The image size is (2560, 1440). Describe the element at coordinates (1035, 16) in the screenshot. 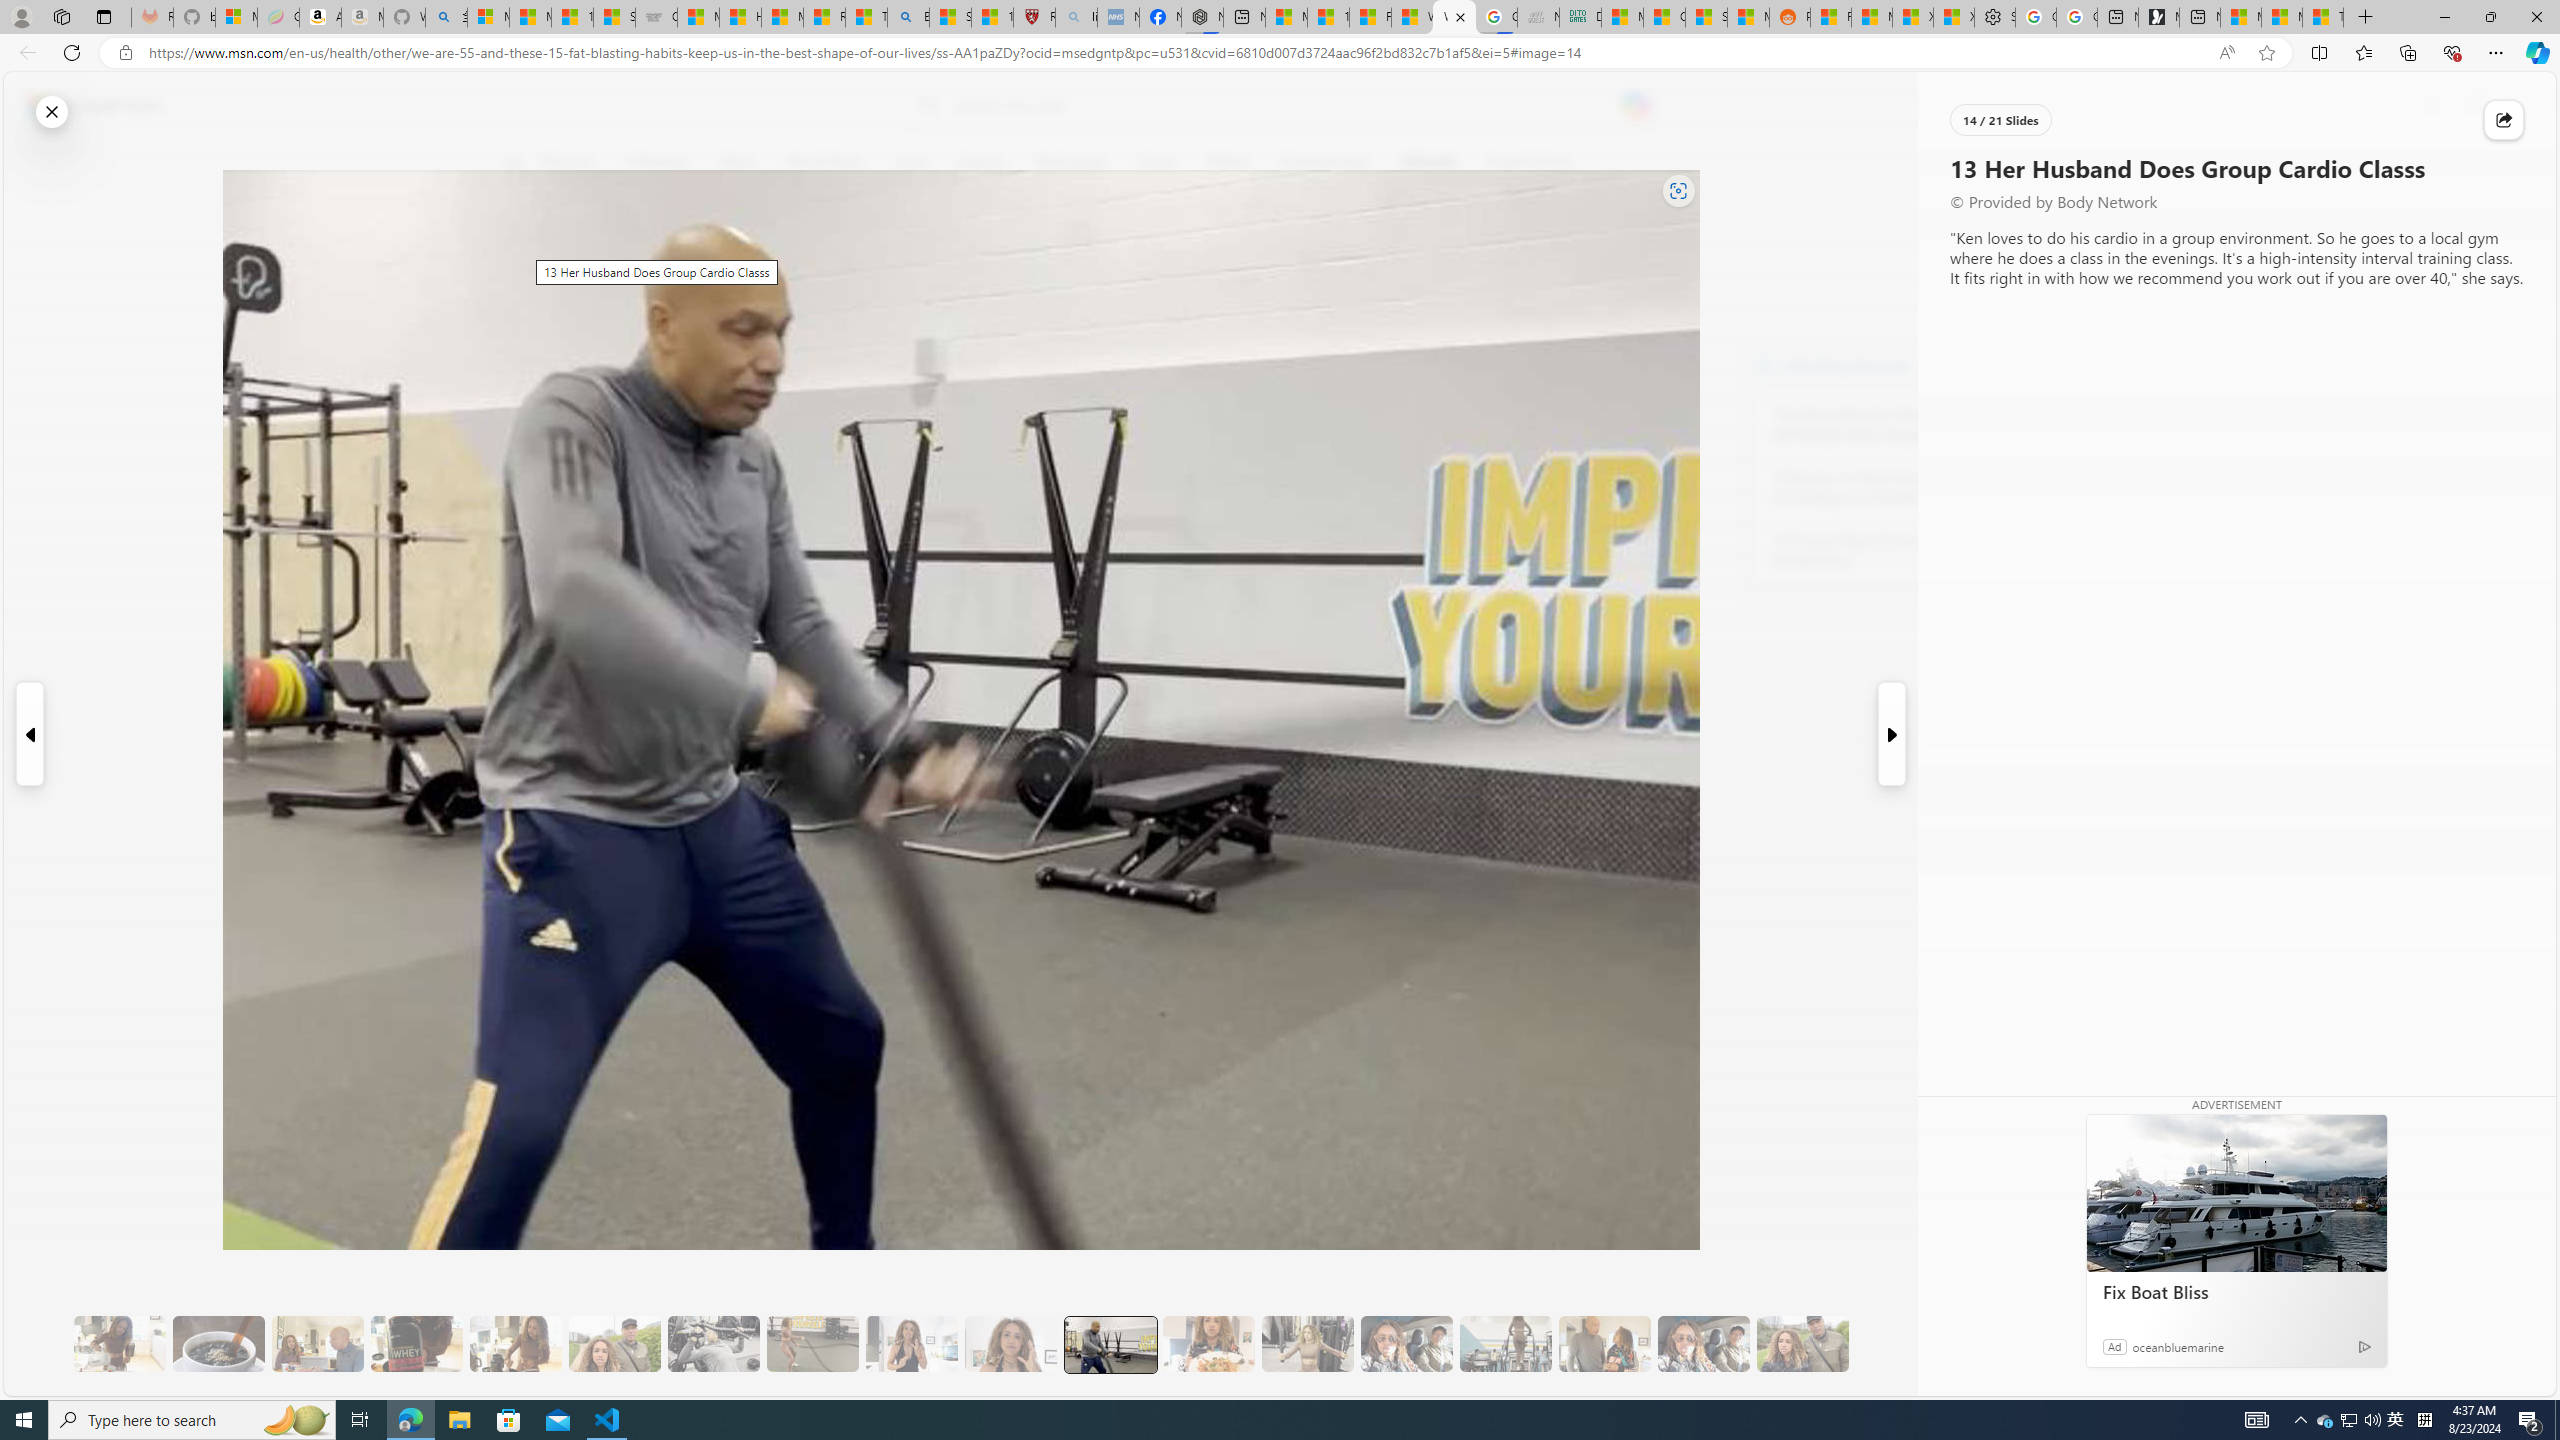

I see `'Robert H. Shmerling, MD - Harvard Health'` at that location.